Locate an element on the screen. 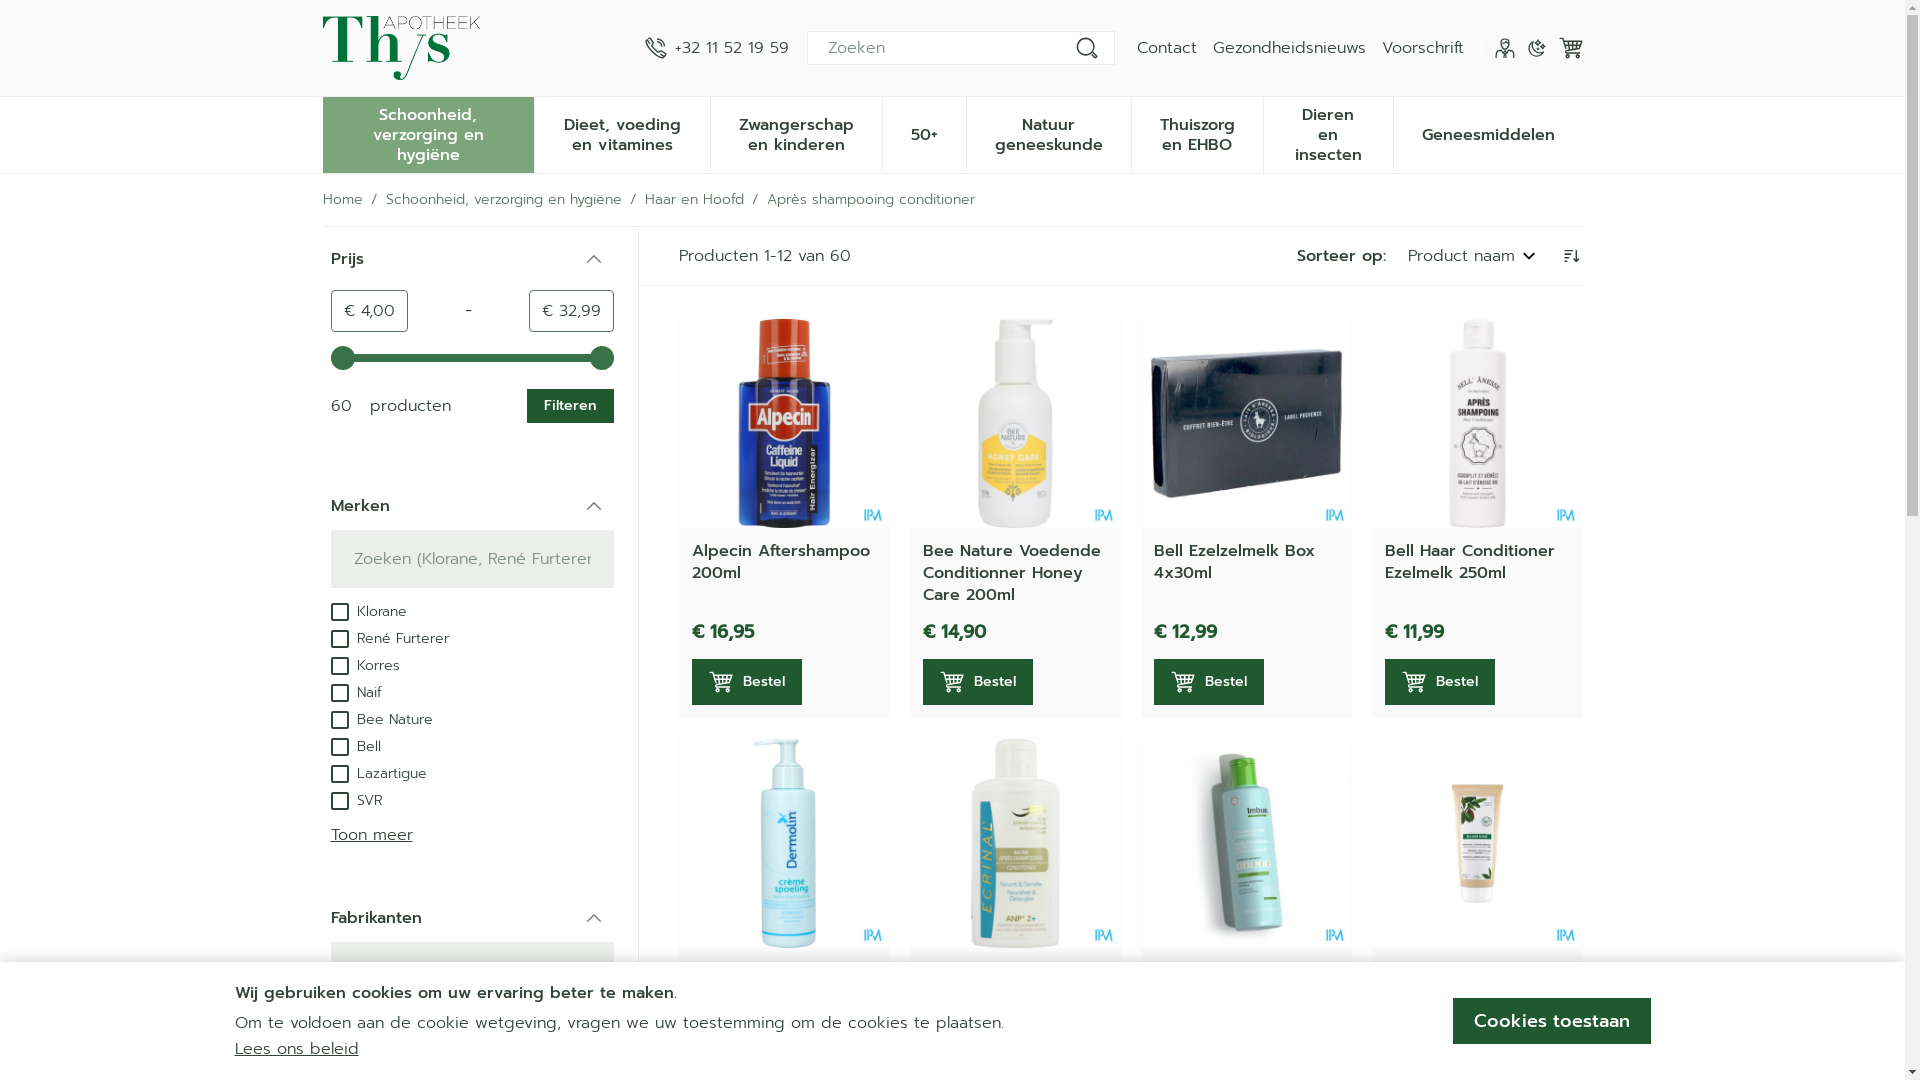 The height and width of the screenshot is (1080, 1920). 'Voorschrift' is located at coordinates (1421, 46).